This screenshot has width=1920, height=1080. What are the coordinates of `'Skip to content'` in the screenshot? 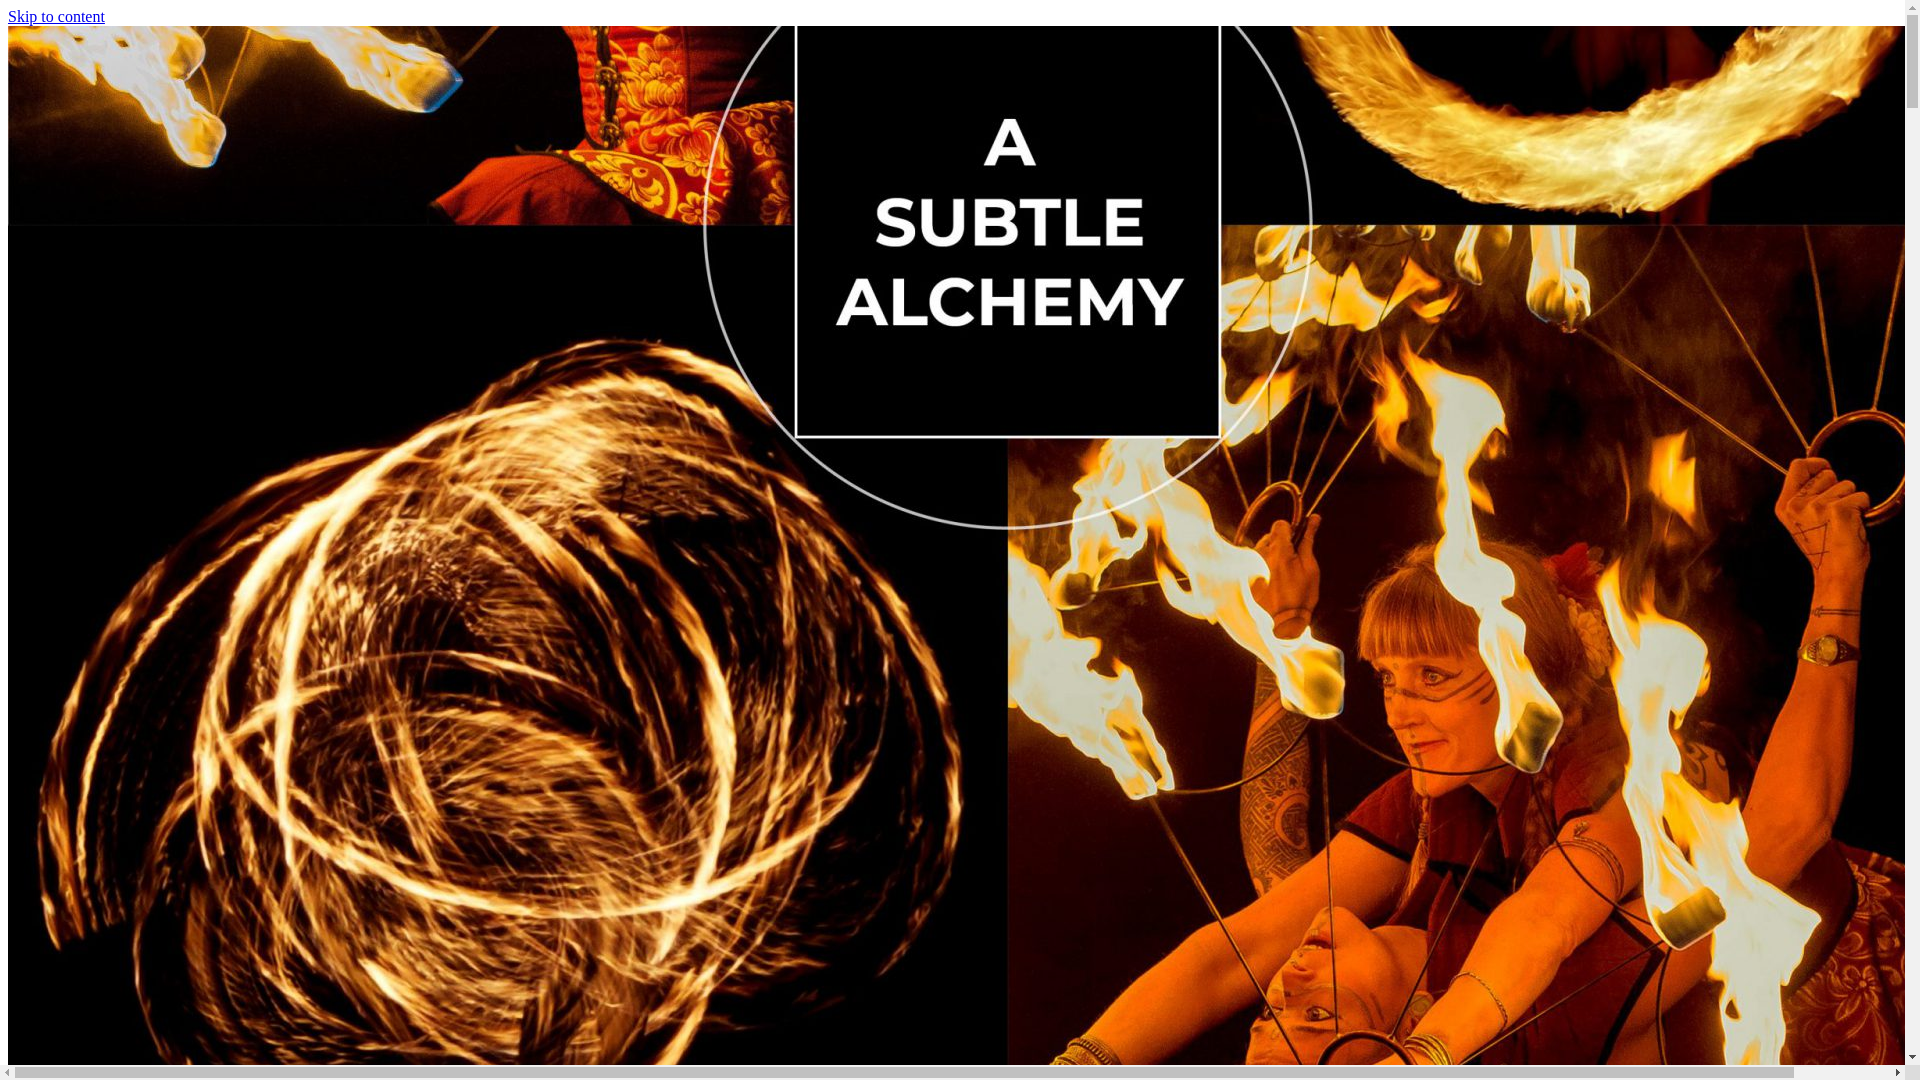 It's located at (56, 16).